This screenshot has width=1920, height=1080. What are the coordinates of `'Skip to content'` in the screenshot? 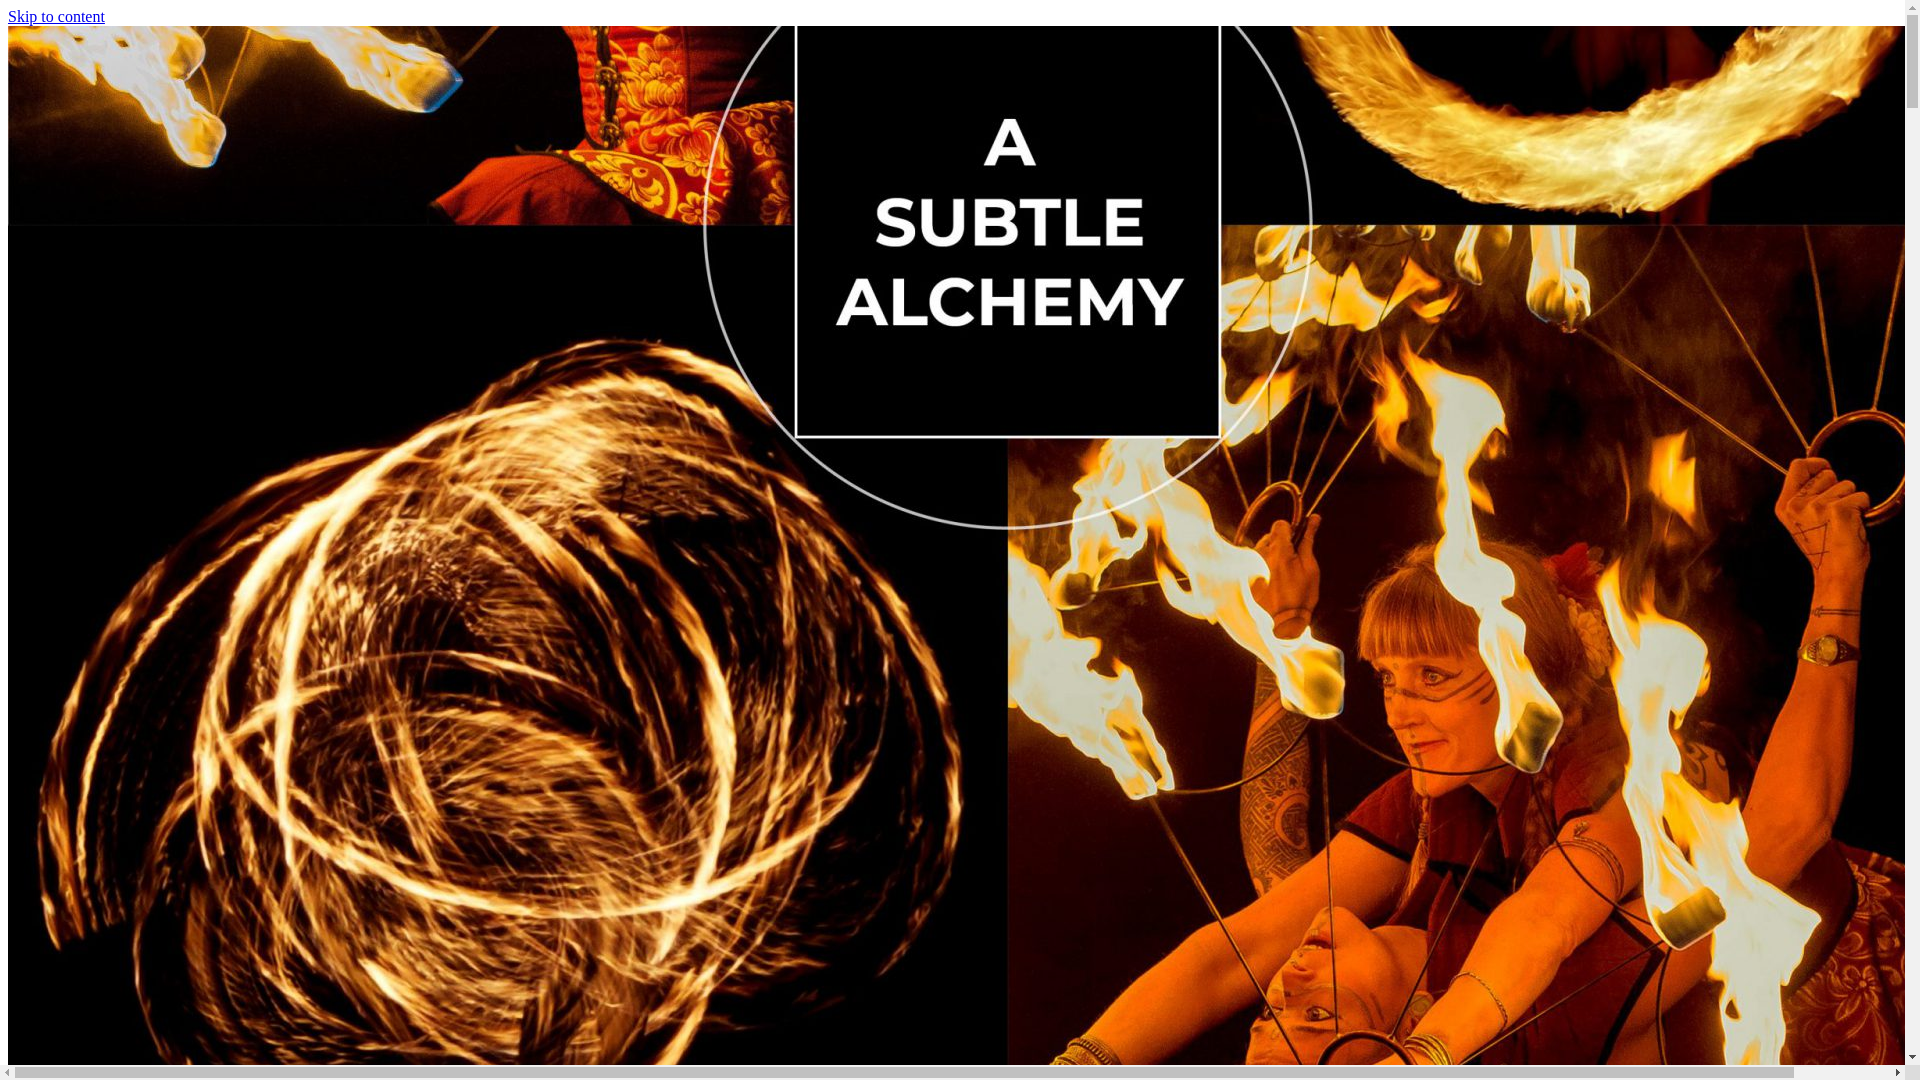 It's located at (56, 16).